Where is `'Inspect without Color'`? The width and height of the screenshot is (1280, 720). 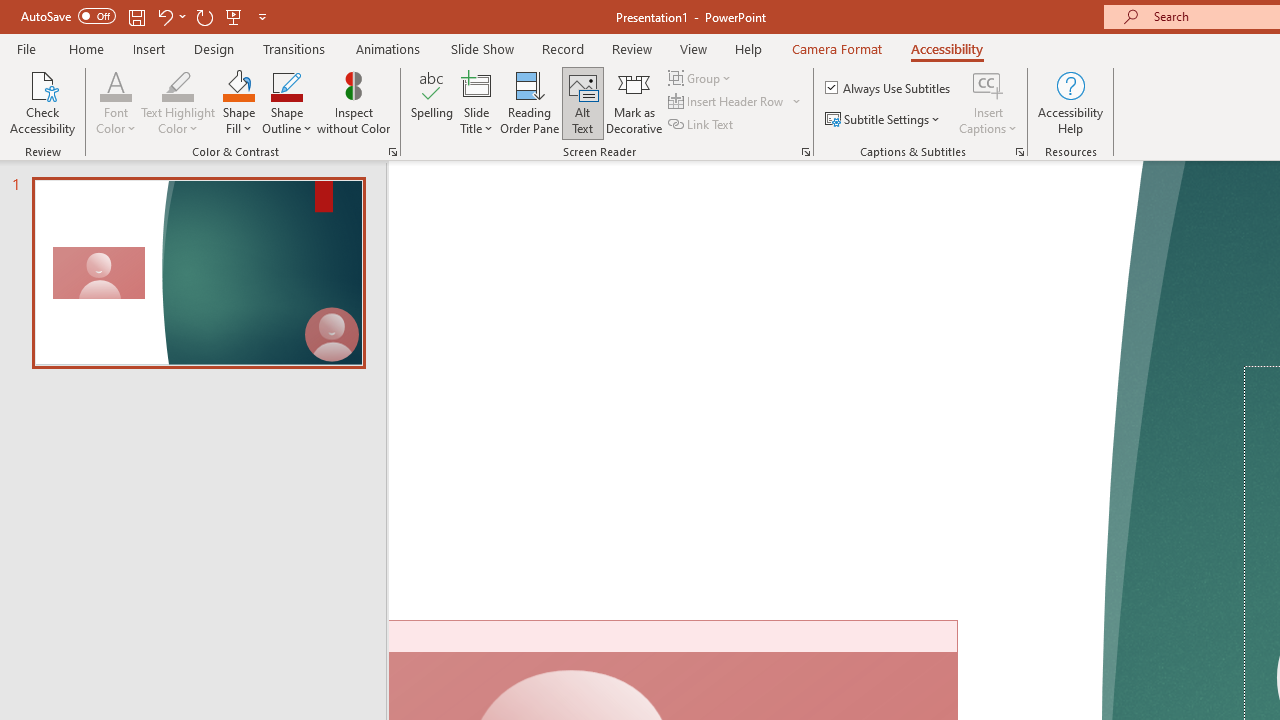
'Inspect without Color' is located at coordinates (353, 103).